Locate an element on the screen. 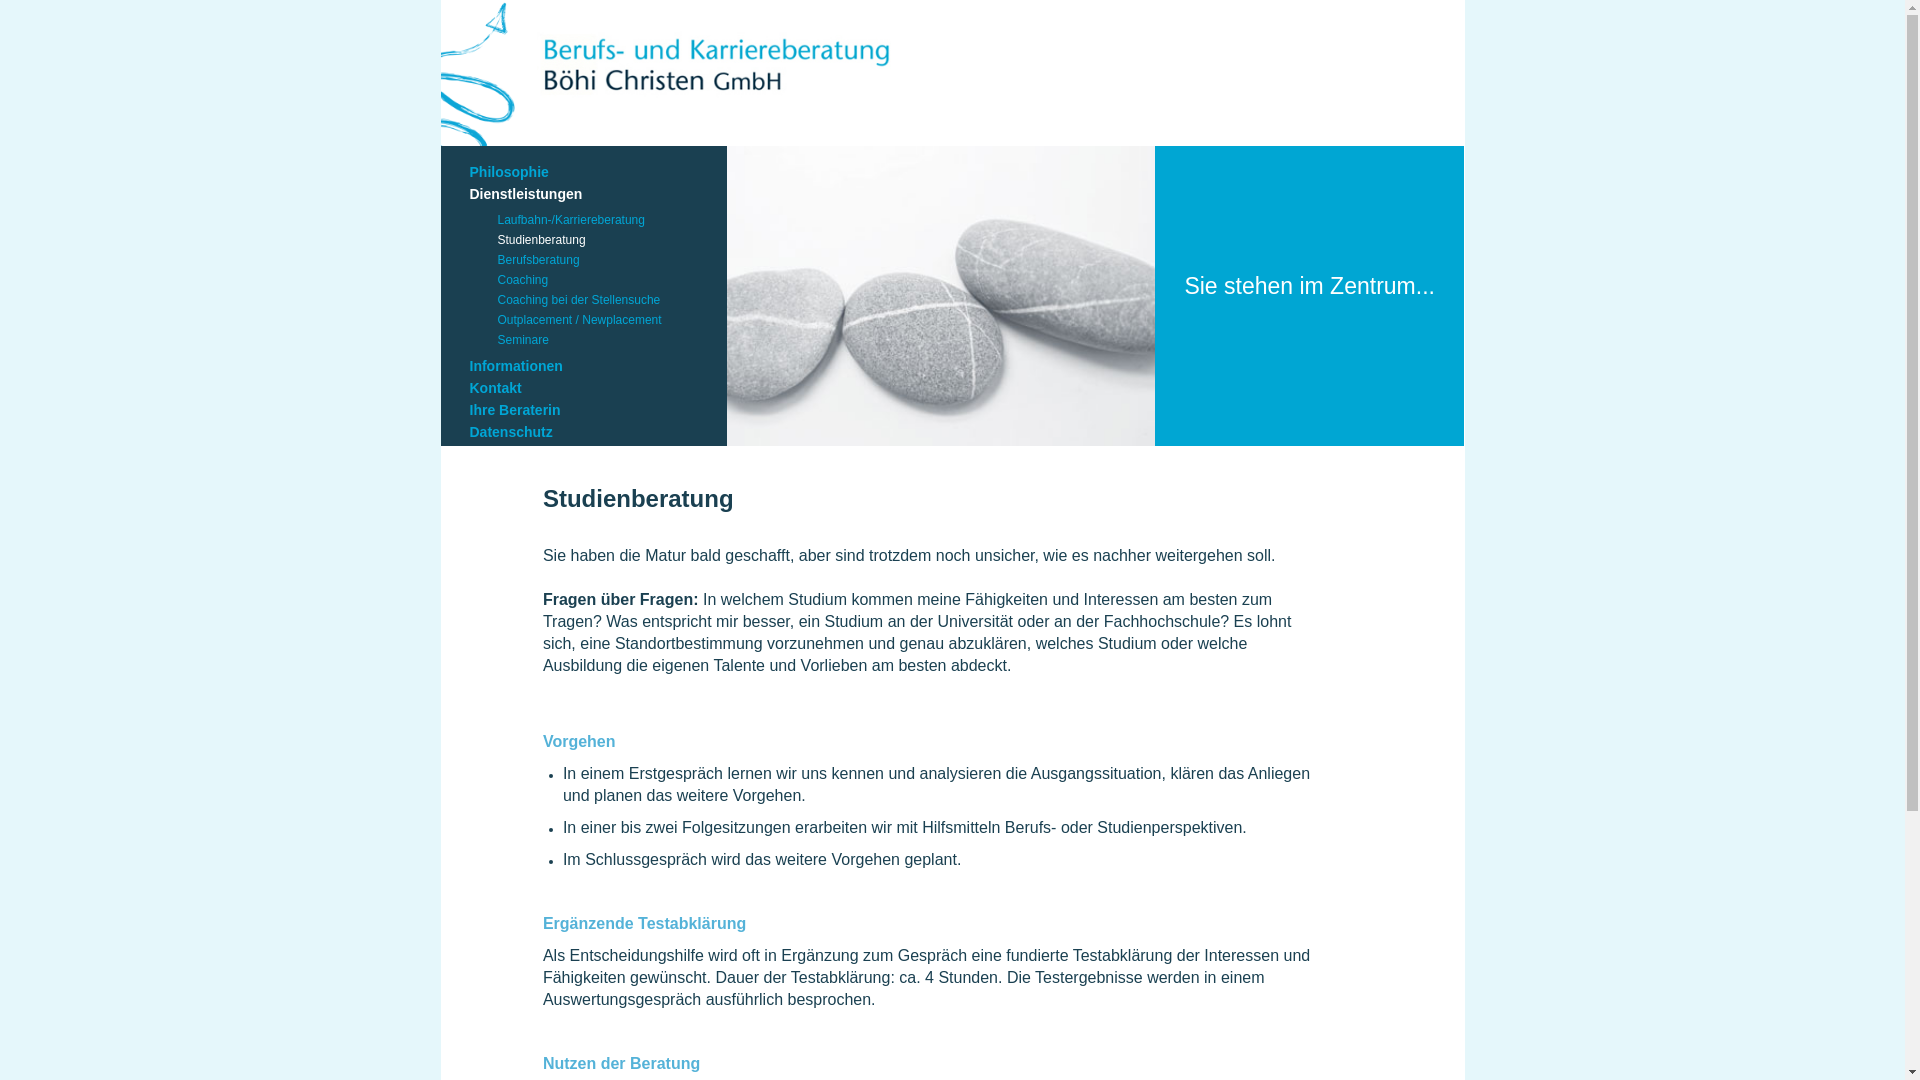  'Coaching bei der Stellensuche' is located at coordinates (491, 300).